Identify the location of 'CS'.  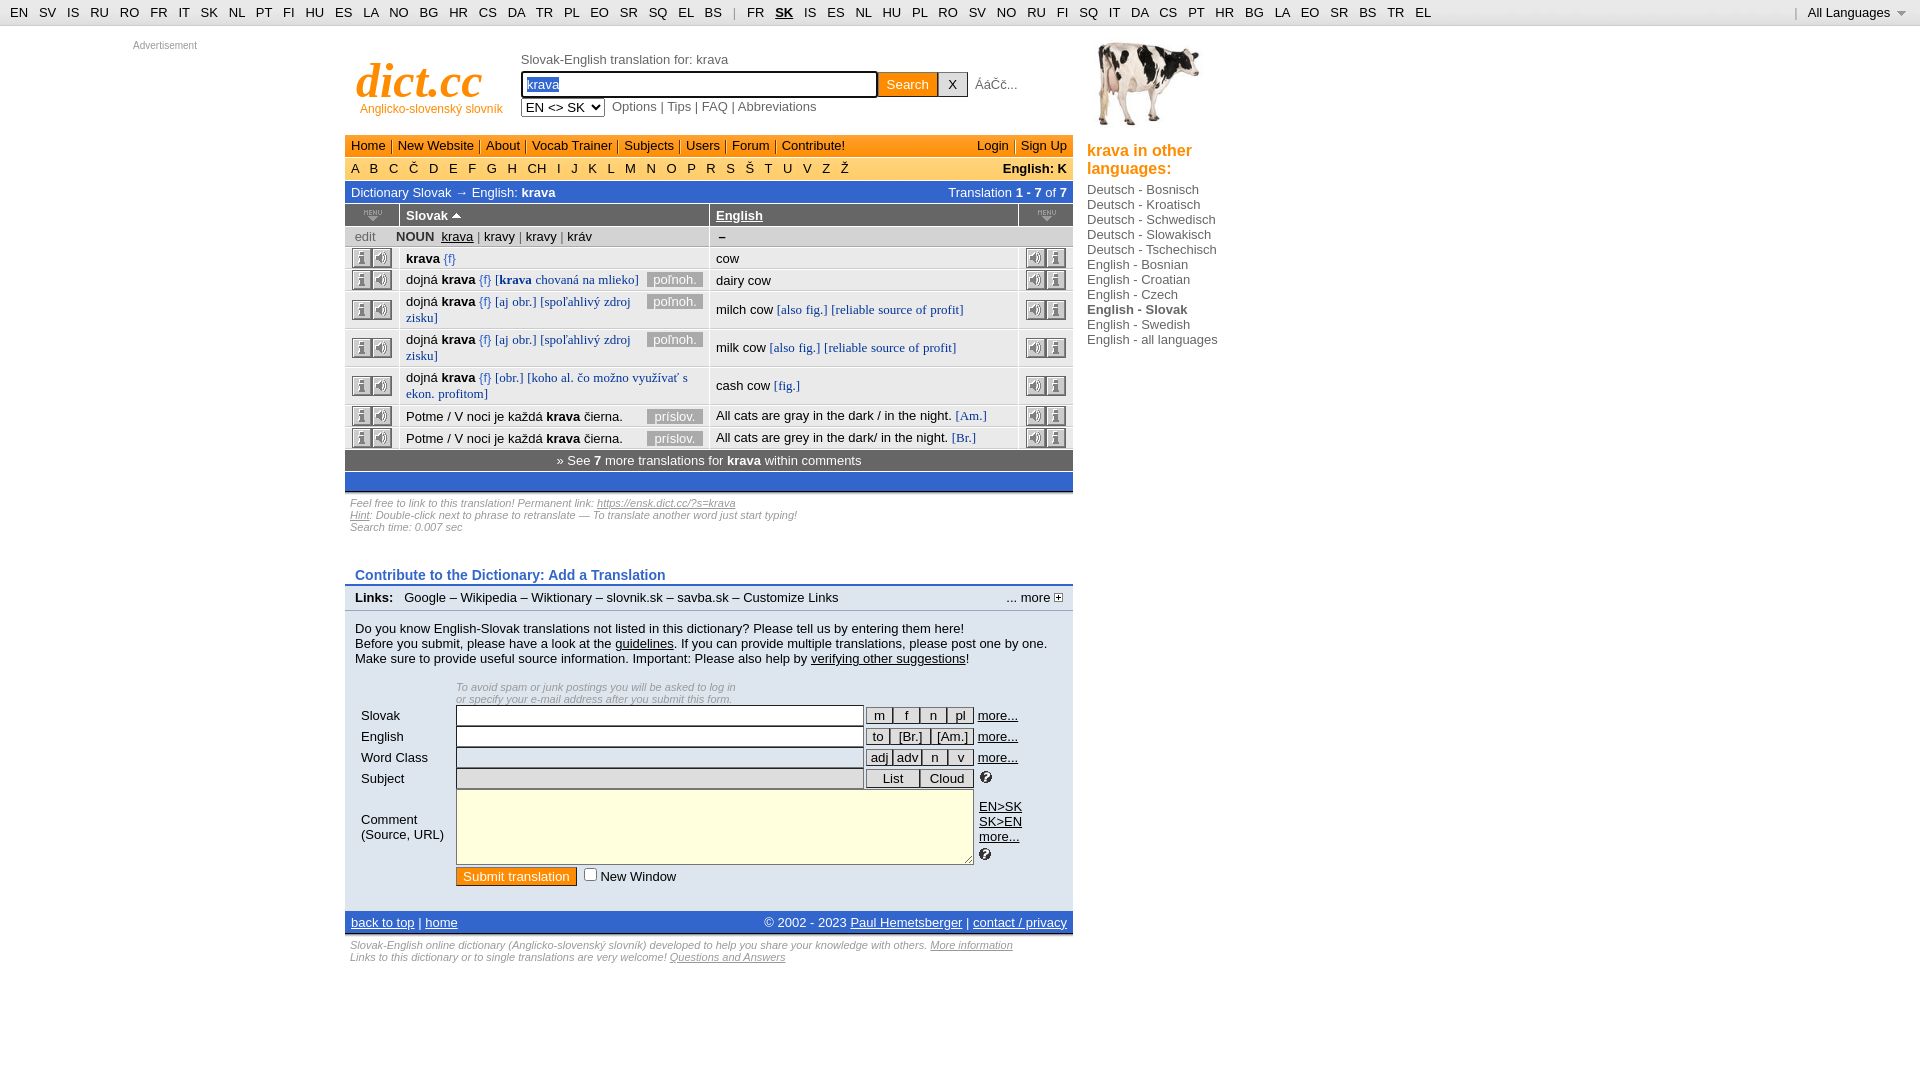
(478, 12).